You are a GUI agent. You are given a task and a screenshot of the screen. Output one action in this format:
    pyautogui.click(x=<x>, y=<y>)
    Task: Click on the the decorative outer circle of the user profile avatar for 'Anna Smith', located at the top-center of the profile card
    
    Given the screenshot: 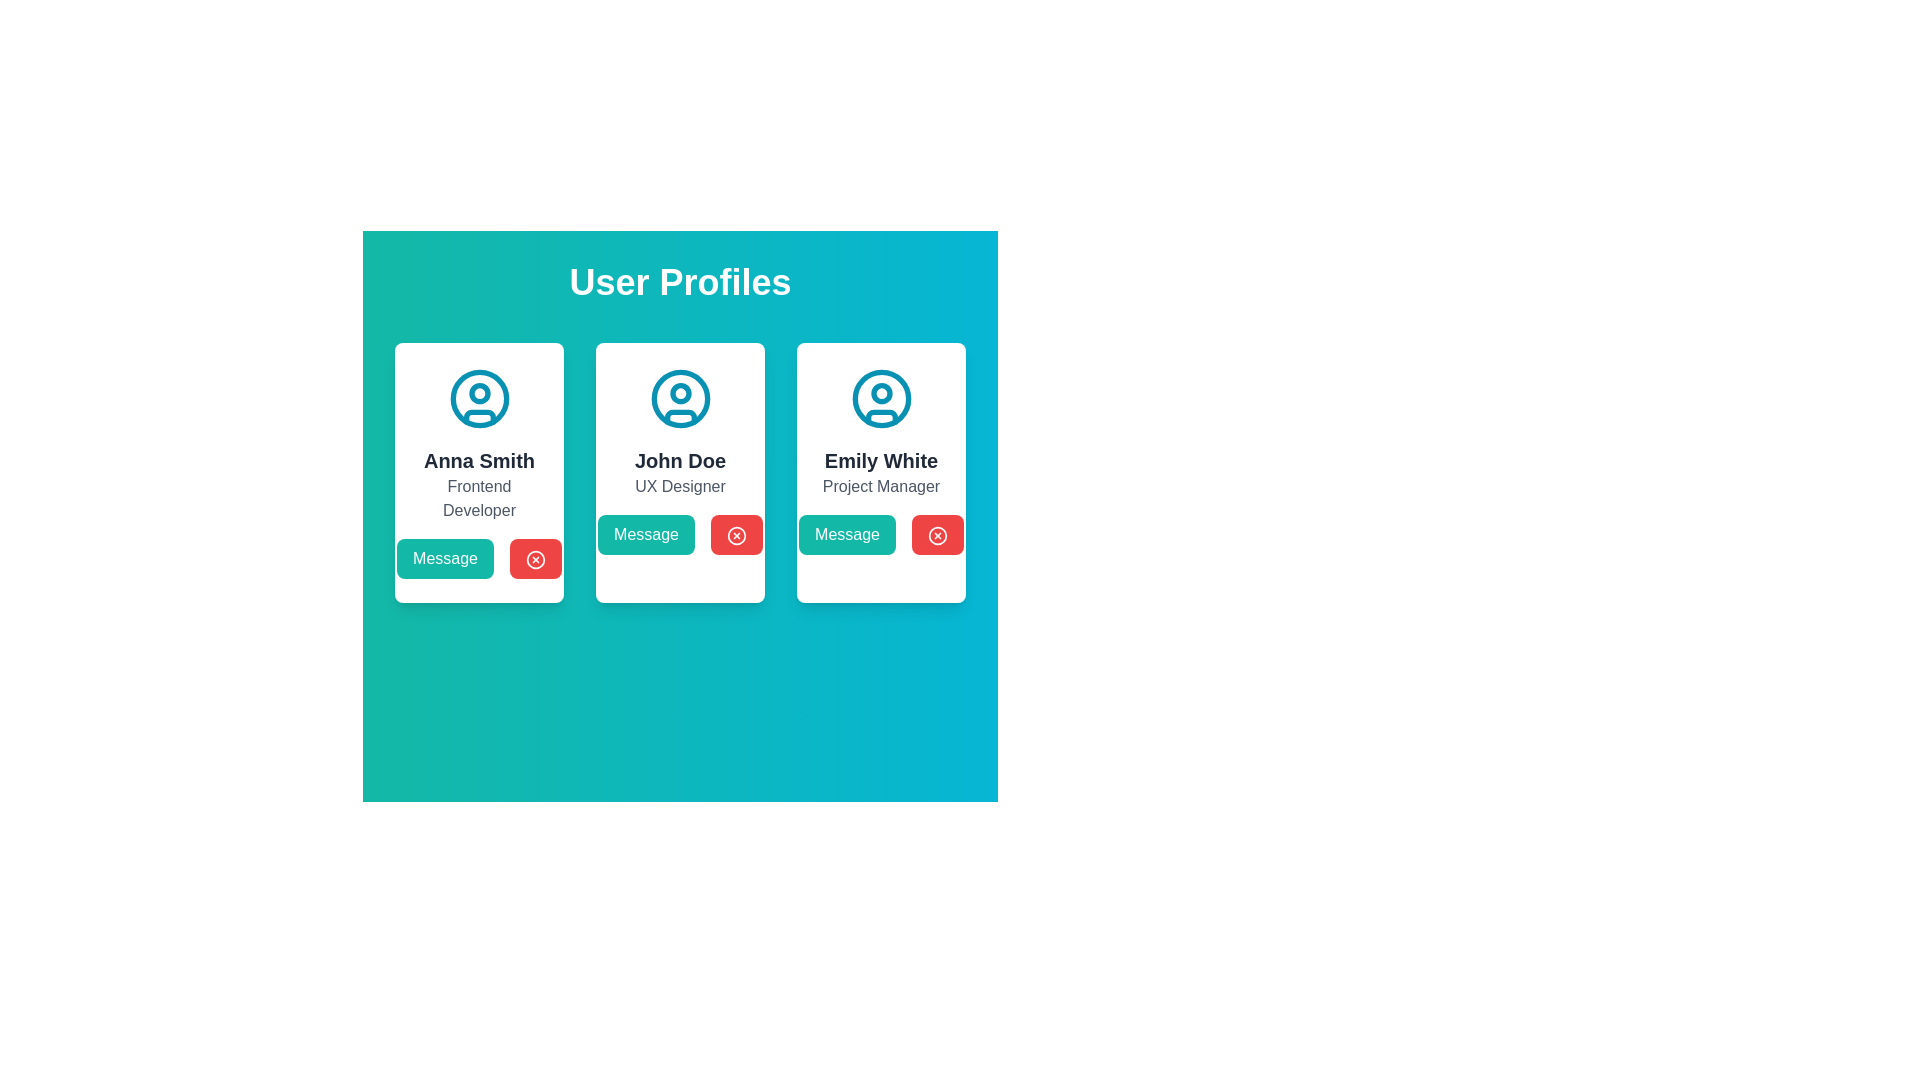 What is the action you would take?
    pyautogui.click(x=478, y=398)
    